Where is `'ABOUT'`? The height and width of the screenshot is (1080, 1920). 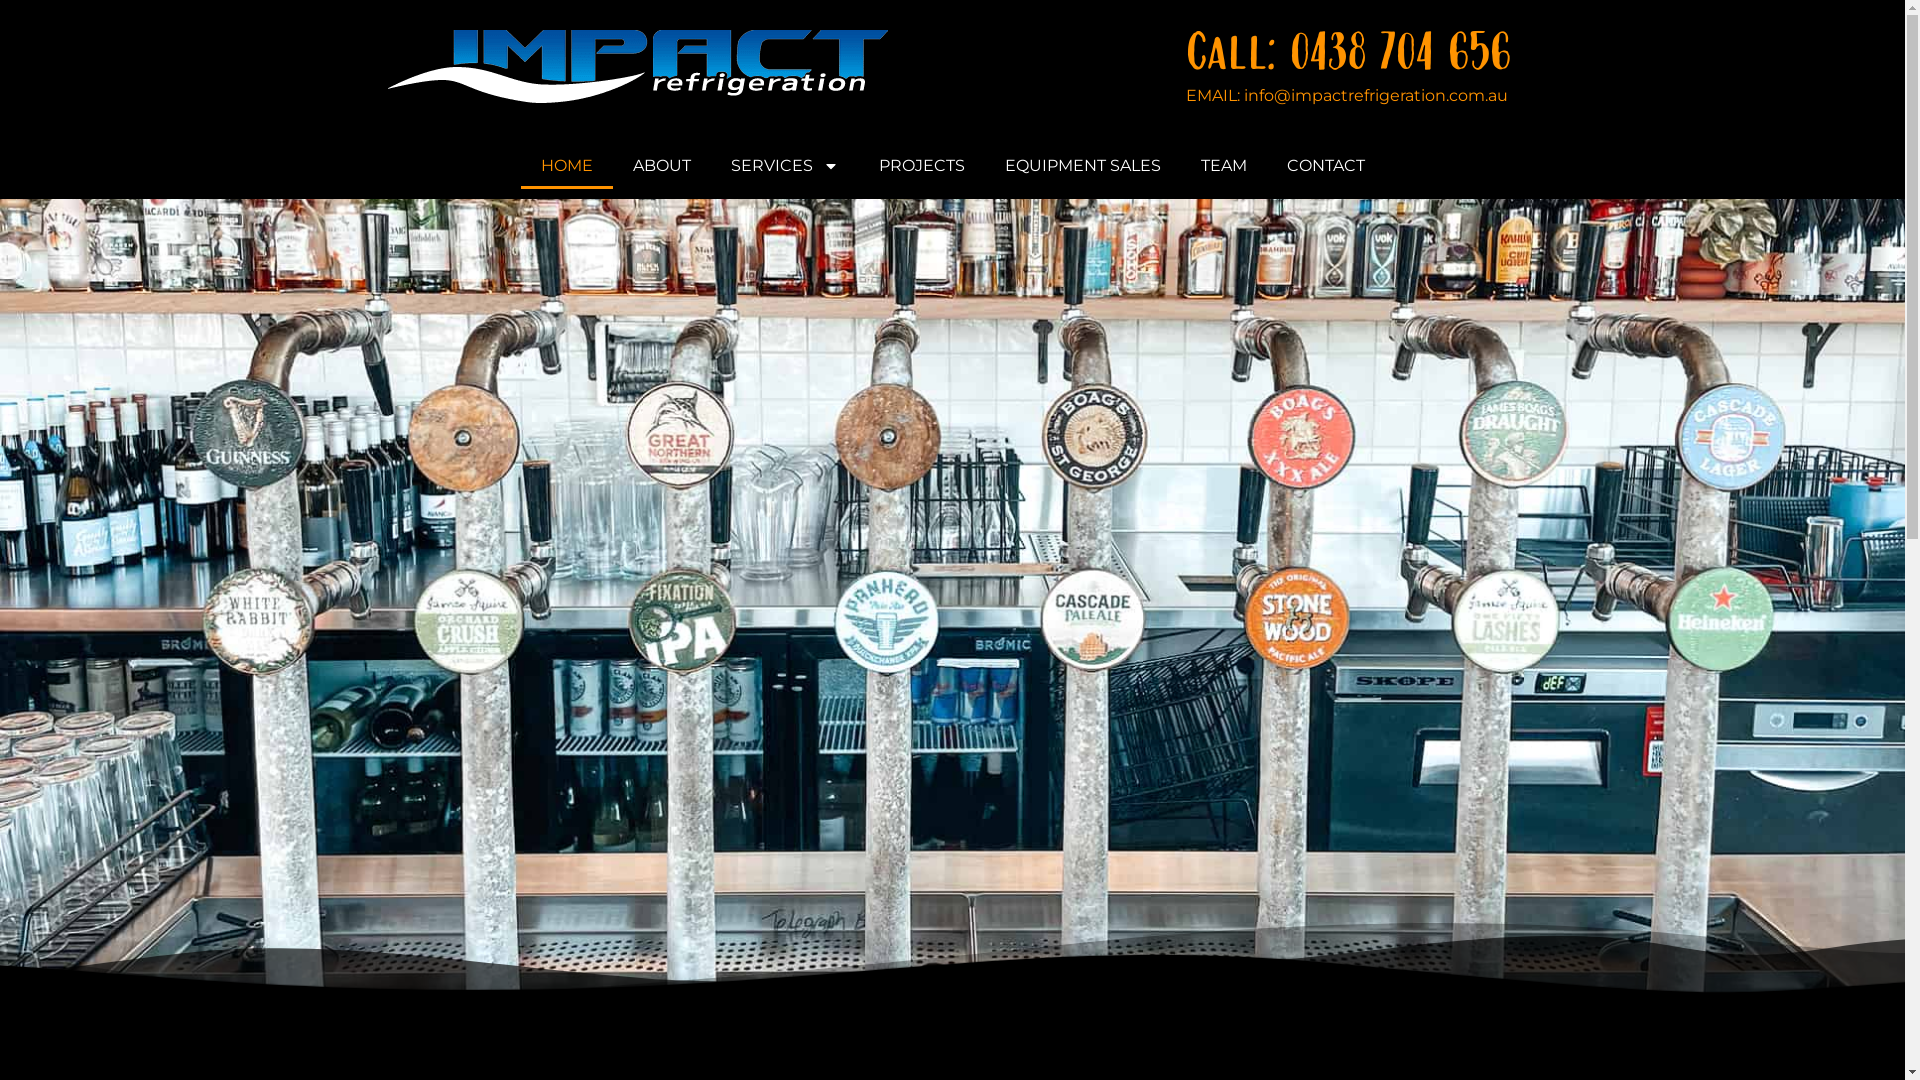
'ABOUT' is located at coordinates (610, 164).